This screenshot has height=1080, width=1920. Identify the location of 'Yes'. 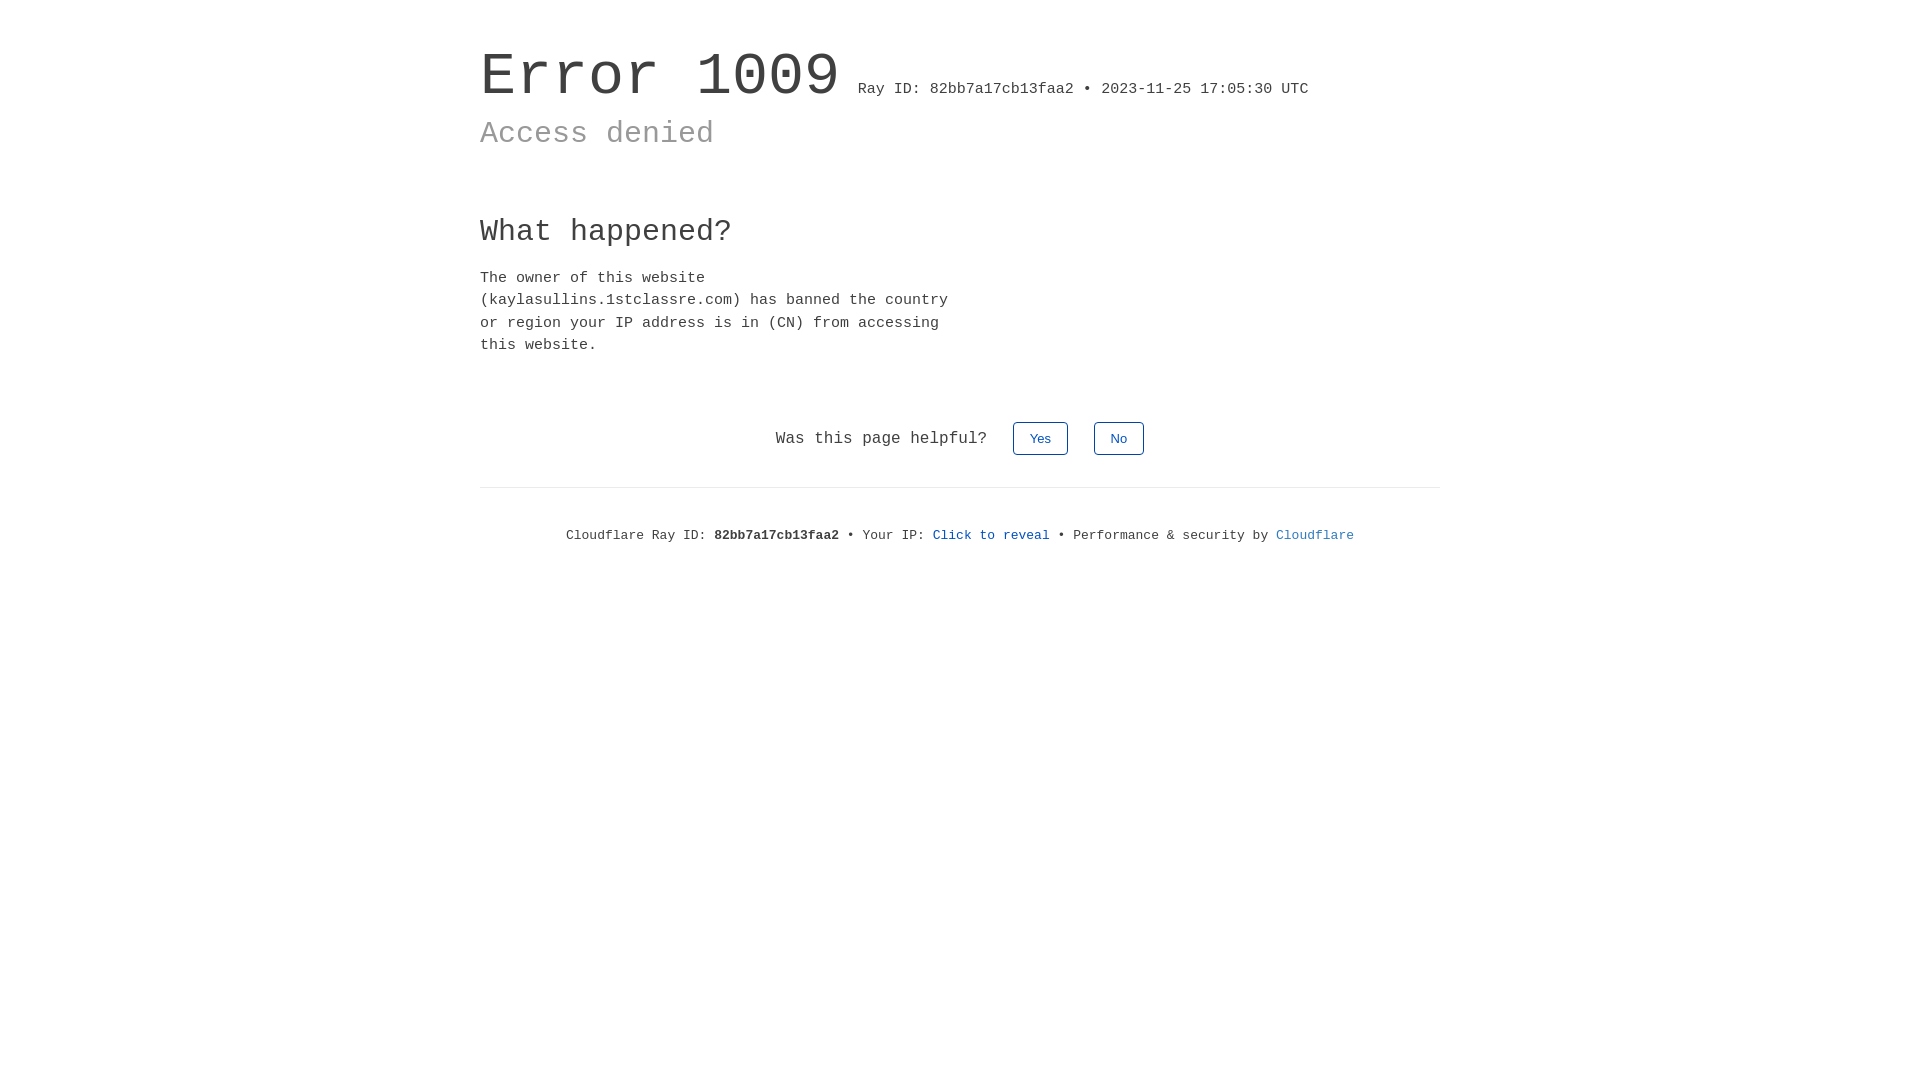
(1040, 437).